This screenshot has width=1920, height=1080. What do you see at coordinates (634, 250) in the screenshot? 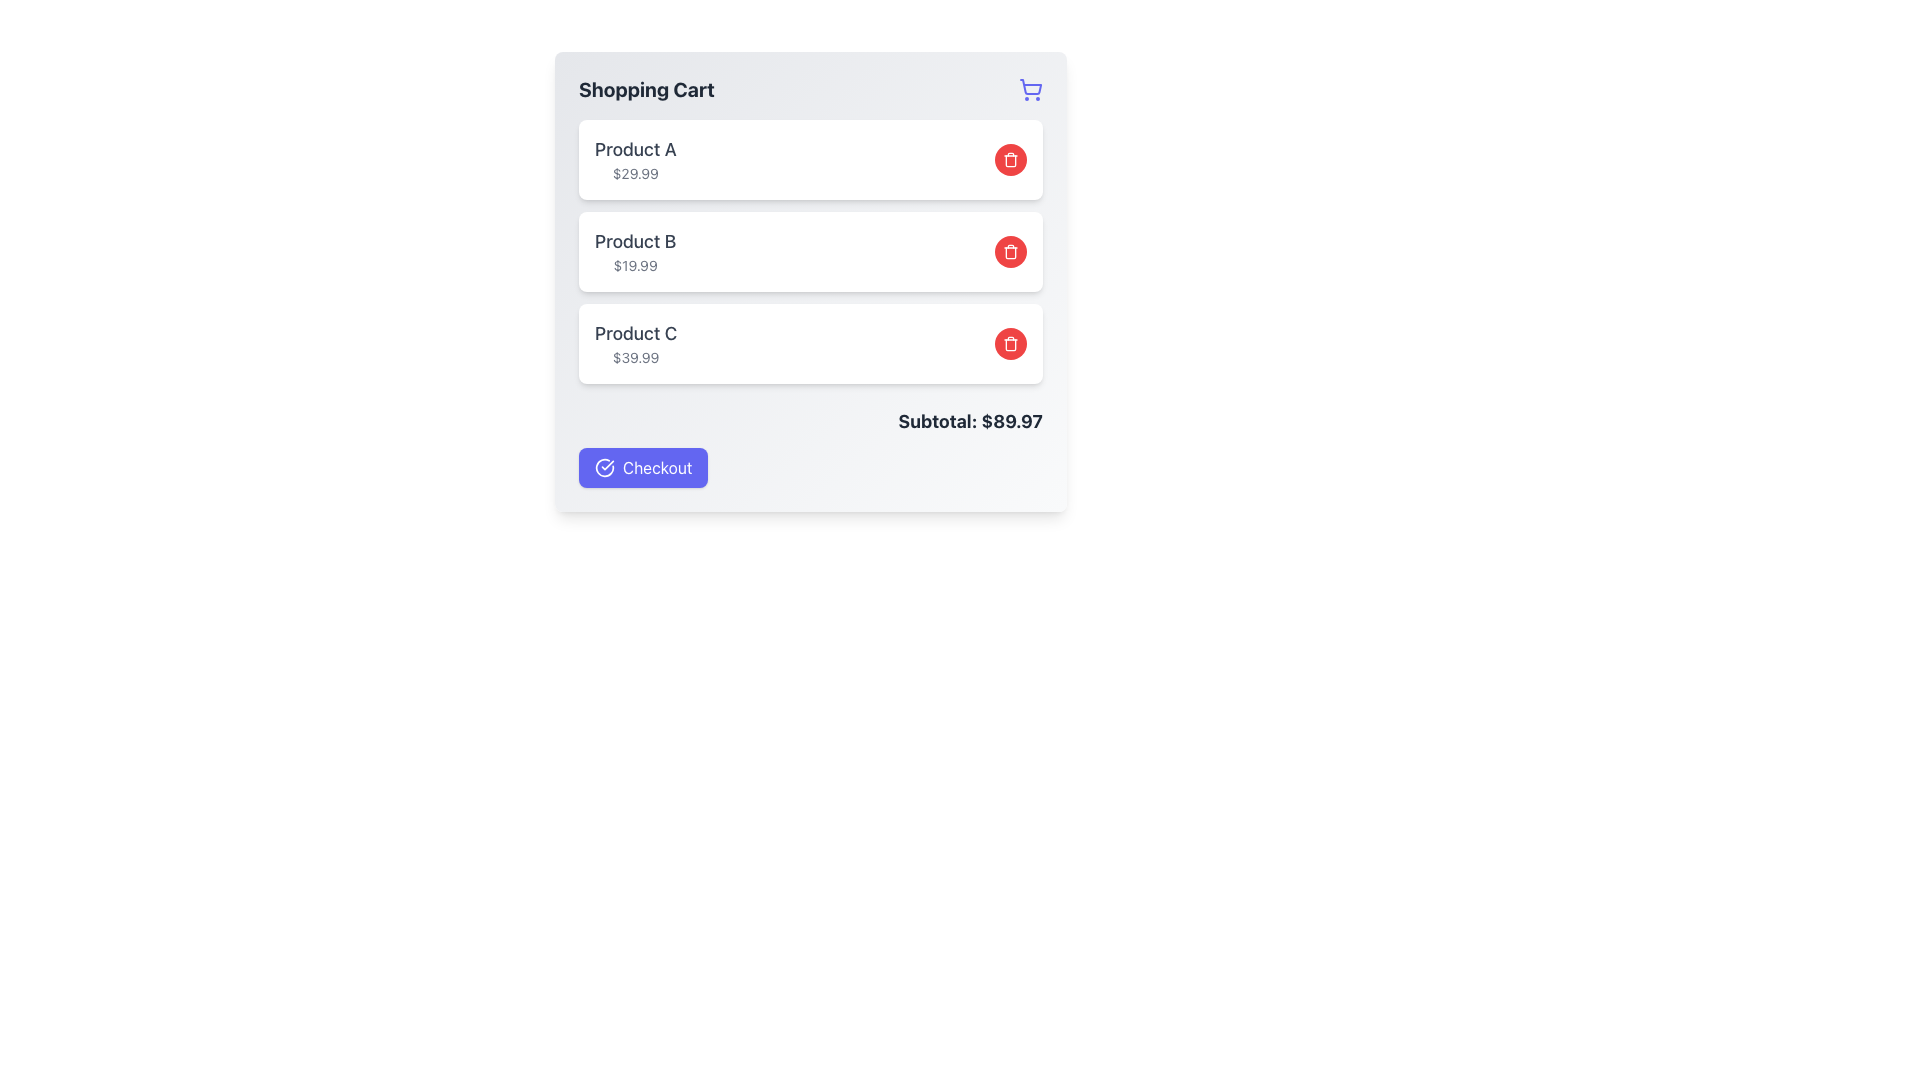
I see `displayed text 'Product B' and its price '$19.99' from the second item in the shopping cart interface, which is styled with a clean sans-serif font and appears within a white card` at bounding box center [634, 250].